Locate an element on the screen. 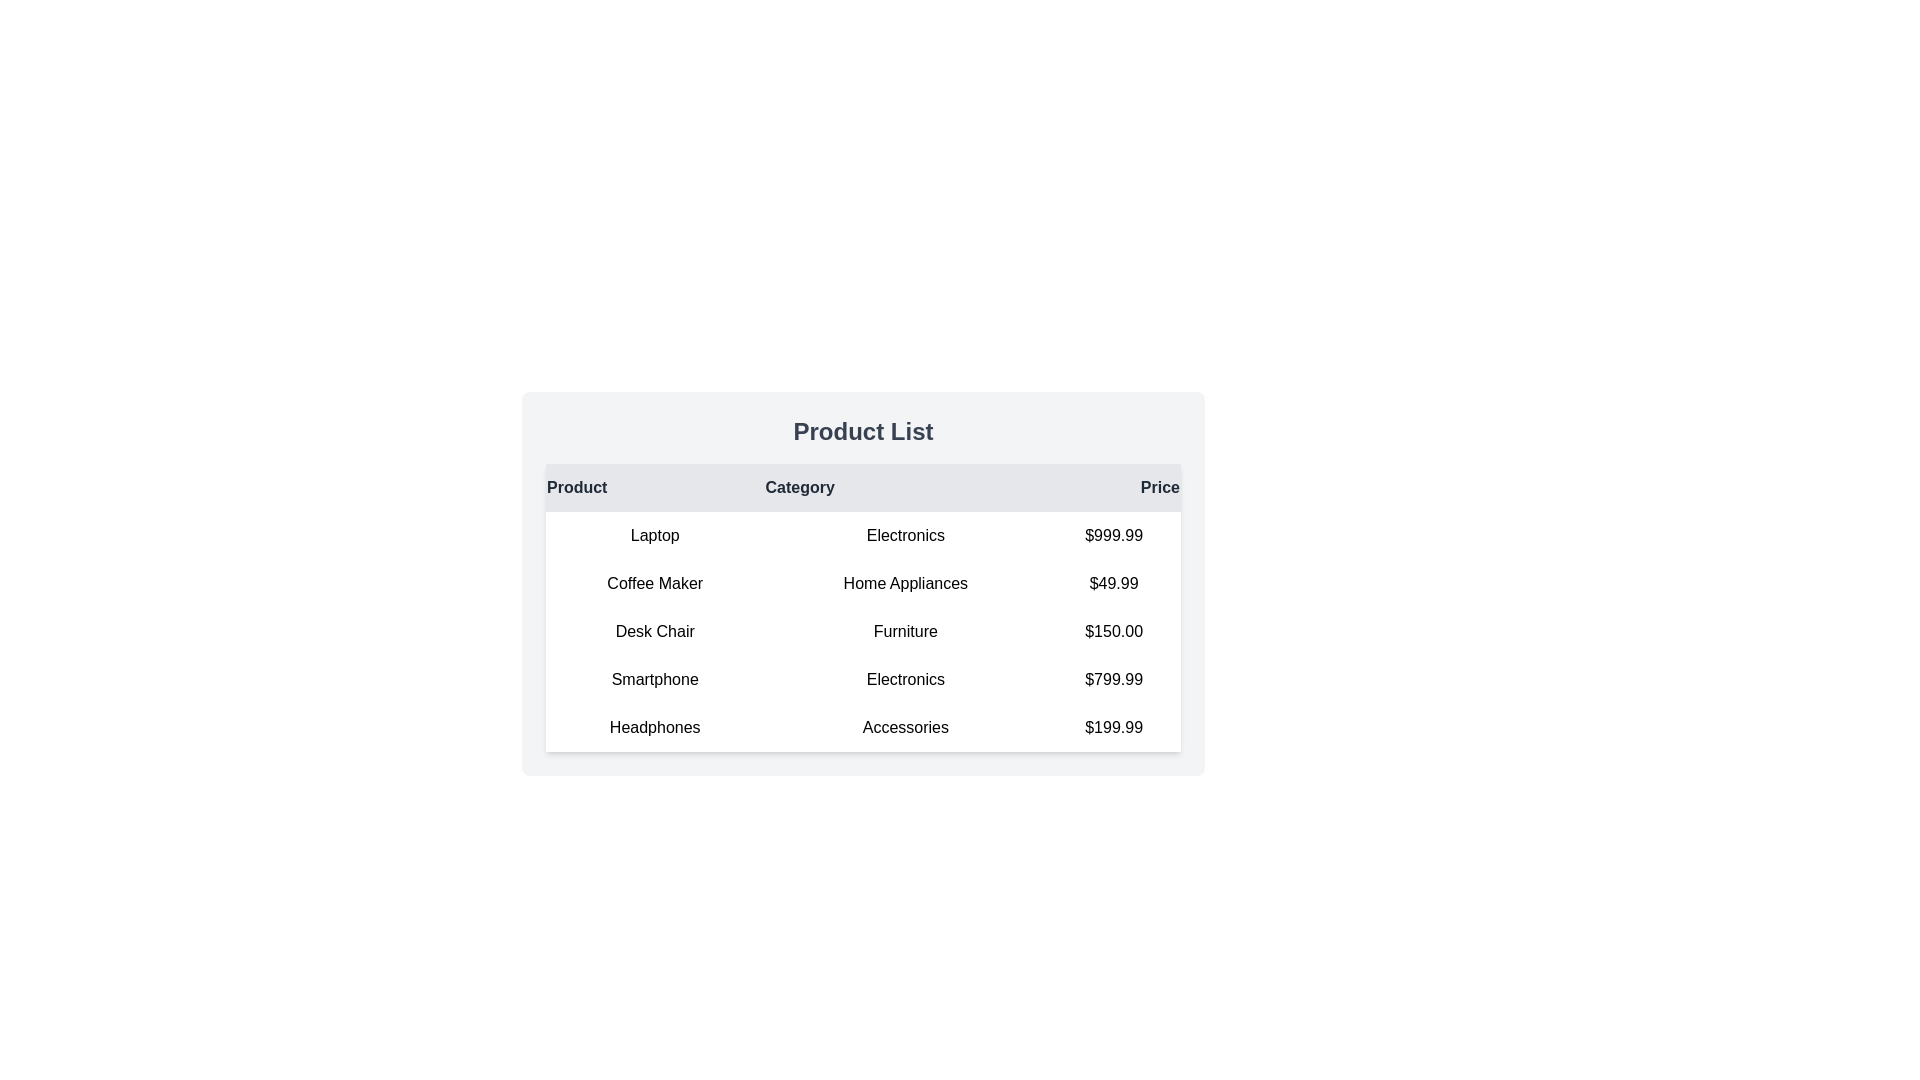 The width and height of the screenshot is (1920, 1080). the static text element displaying 'Coffee Maker', which is centrally aligned in the 'Product List' table under the 'Product' column is located at coordinates (655, 583).